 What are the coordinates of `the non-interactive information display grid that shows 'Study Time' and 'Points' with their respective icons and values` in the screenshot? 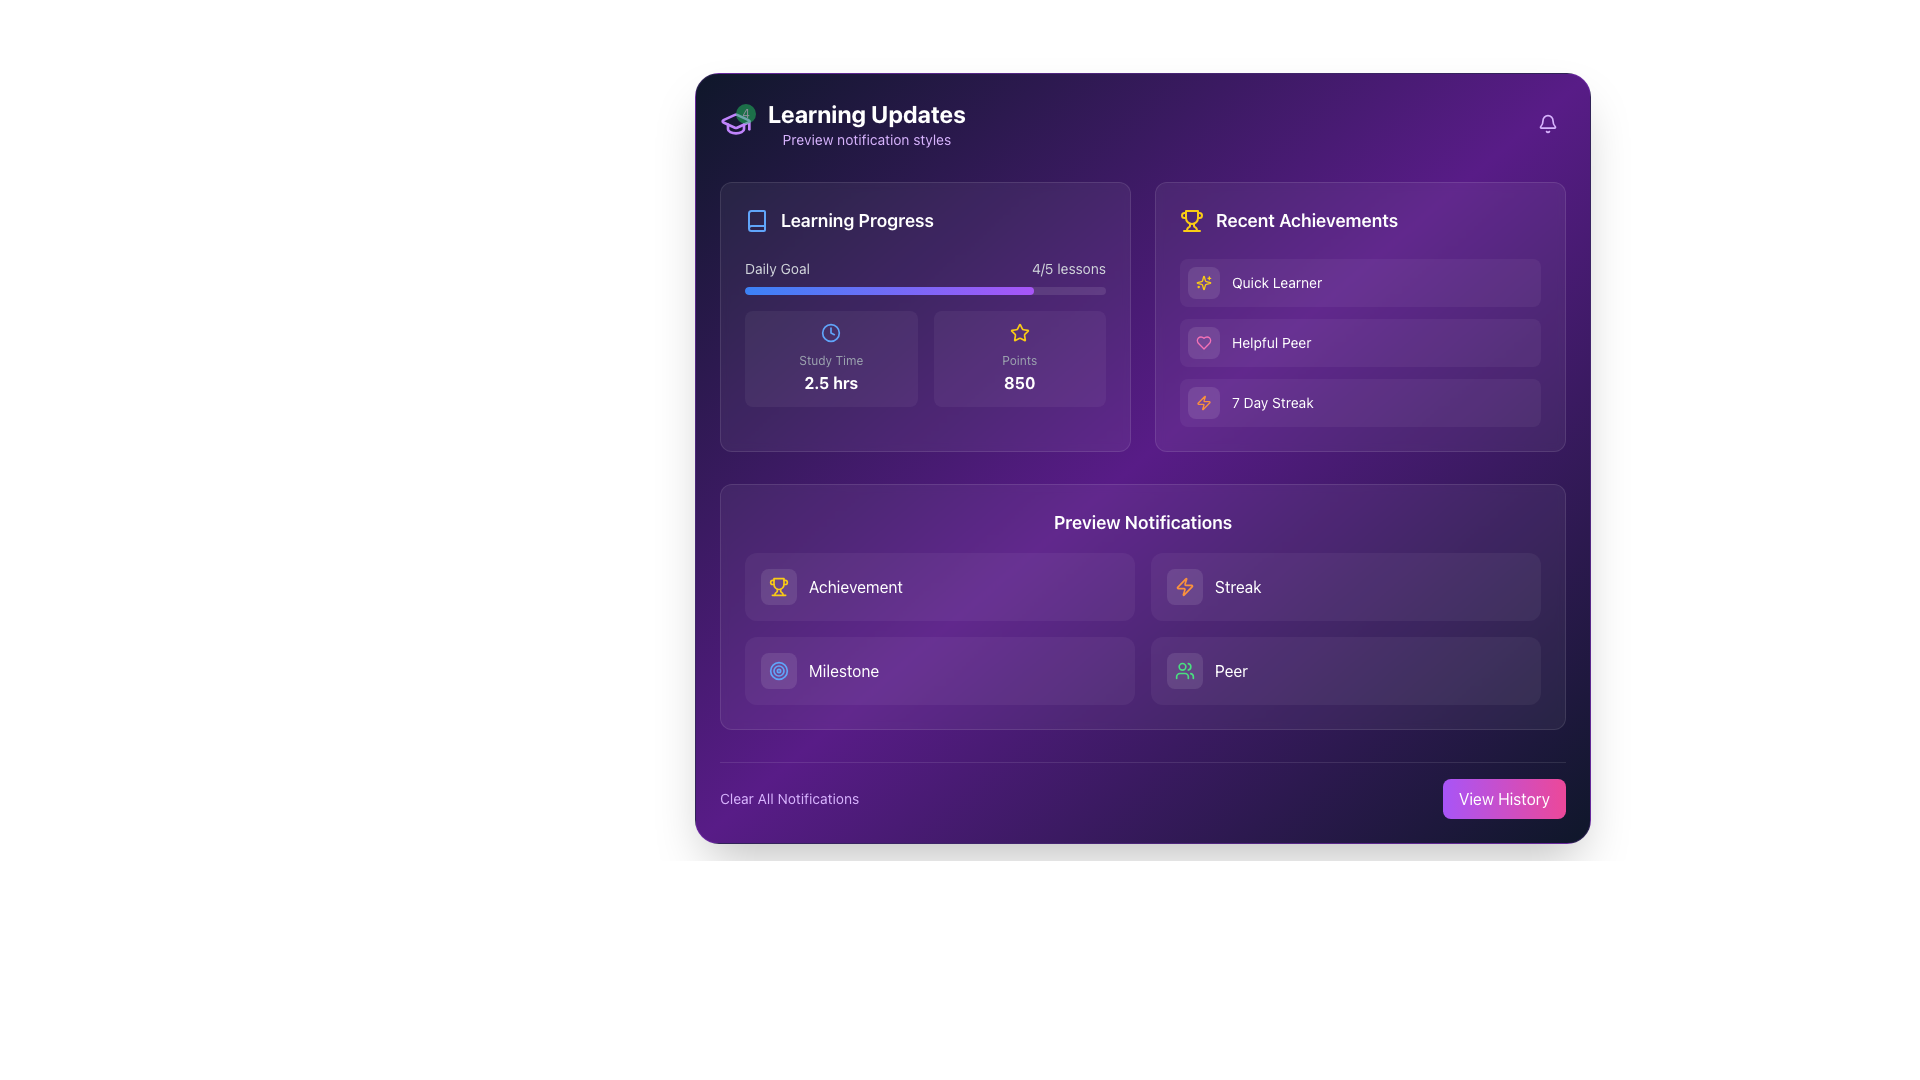 It's located at (924, 357).